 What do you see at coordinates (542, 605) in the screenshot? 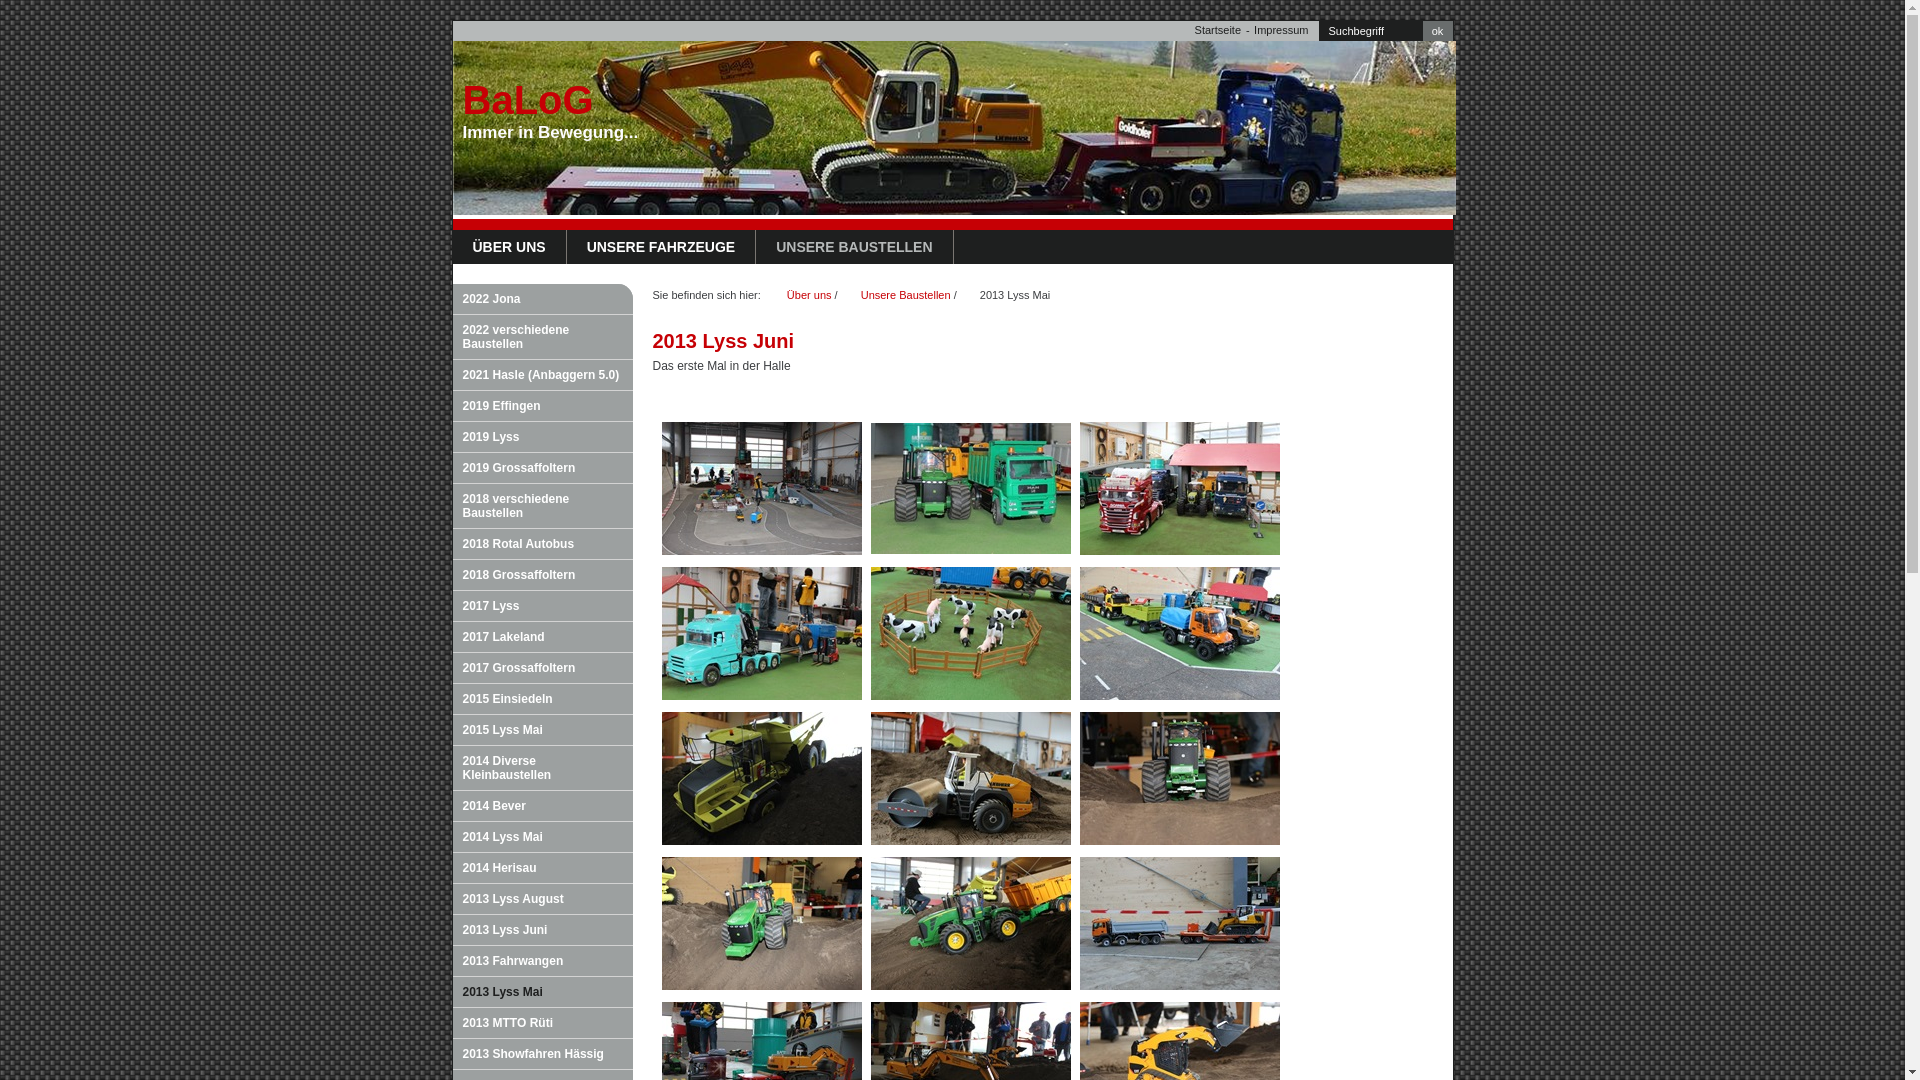
I see `'2017 Lyss'` at bounding box center [542, 605].